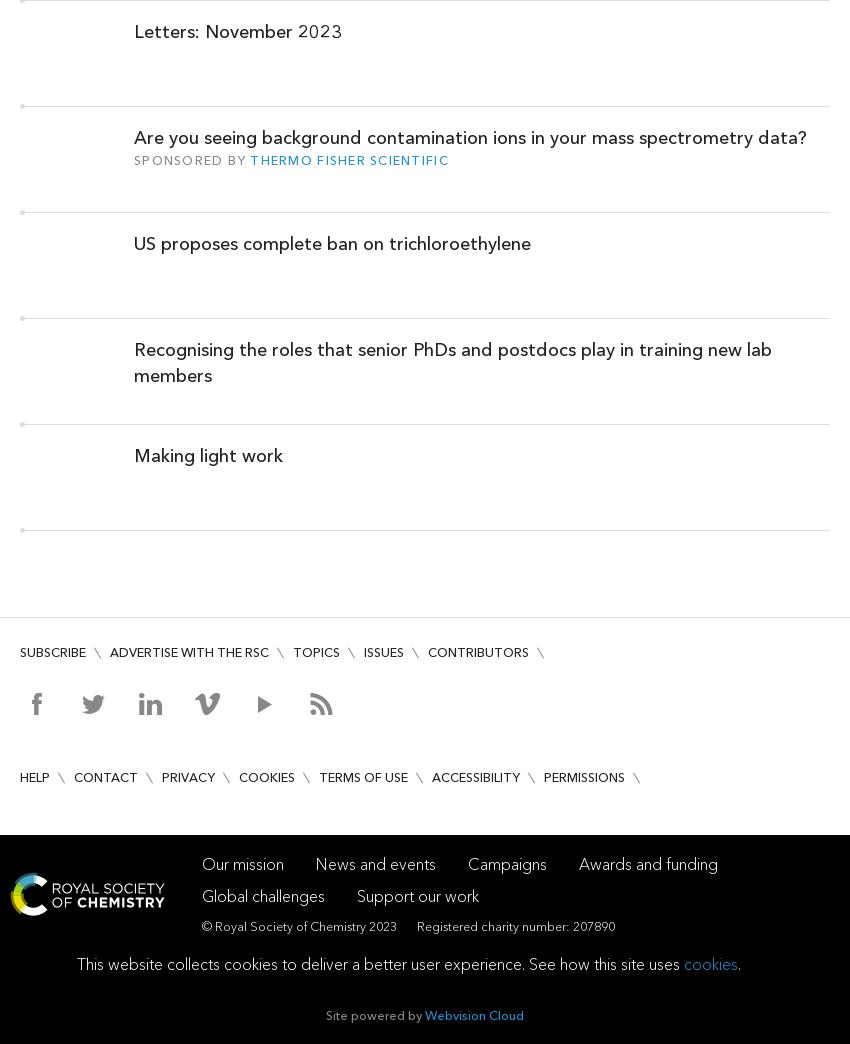  I want to click on 'cookies', so click(710, 963).